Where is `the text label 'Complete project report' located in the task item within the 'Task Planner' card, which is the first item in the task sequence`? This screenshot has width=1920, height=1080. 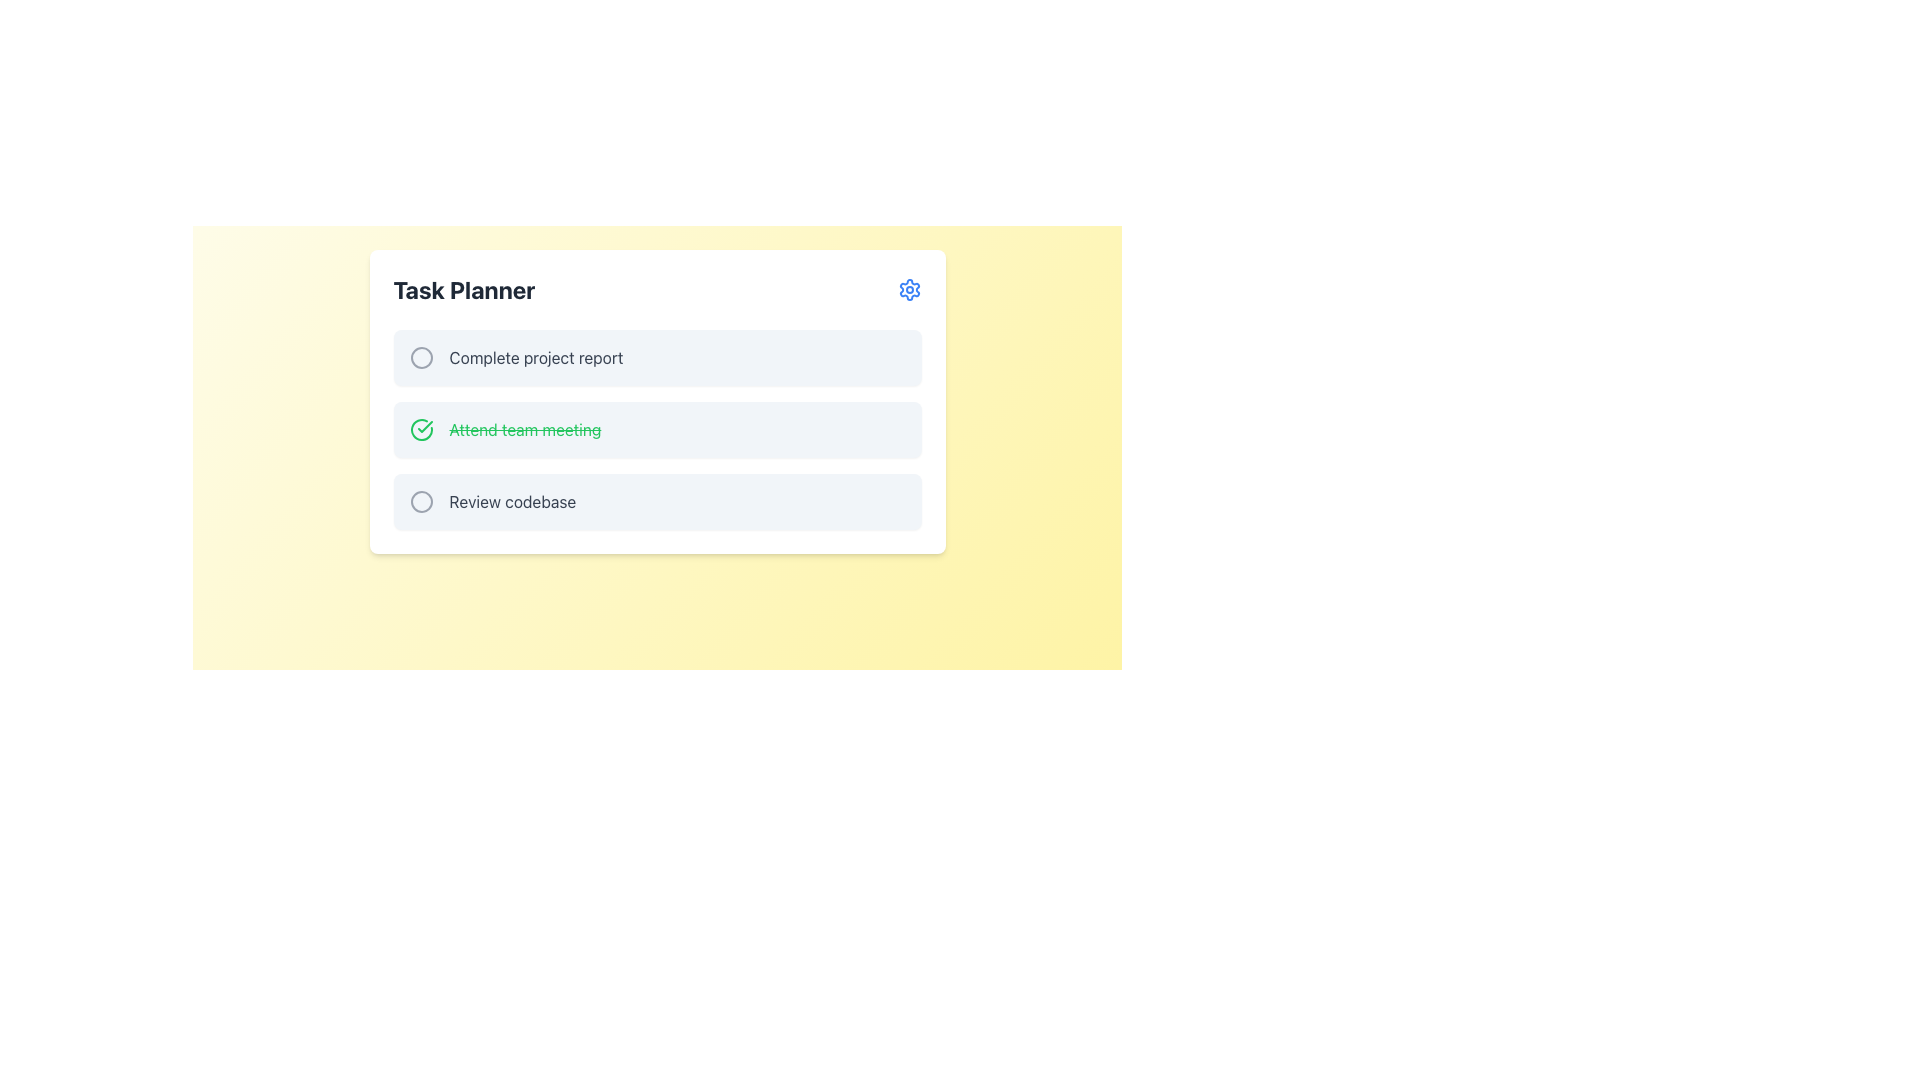
the text label 'Complete project report' located in the task item within the 'Task Planner' card, which is the first item in the task sequence is located at coordinates (516, 357).